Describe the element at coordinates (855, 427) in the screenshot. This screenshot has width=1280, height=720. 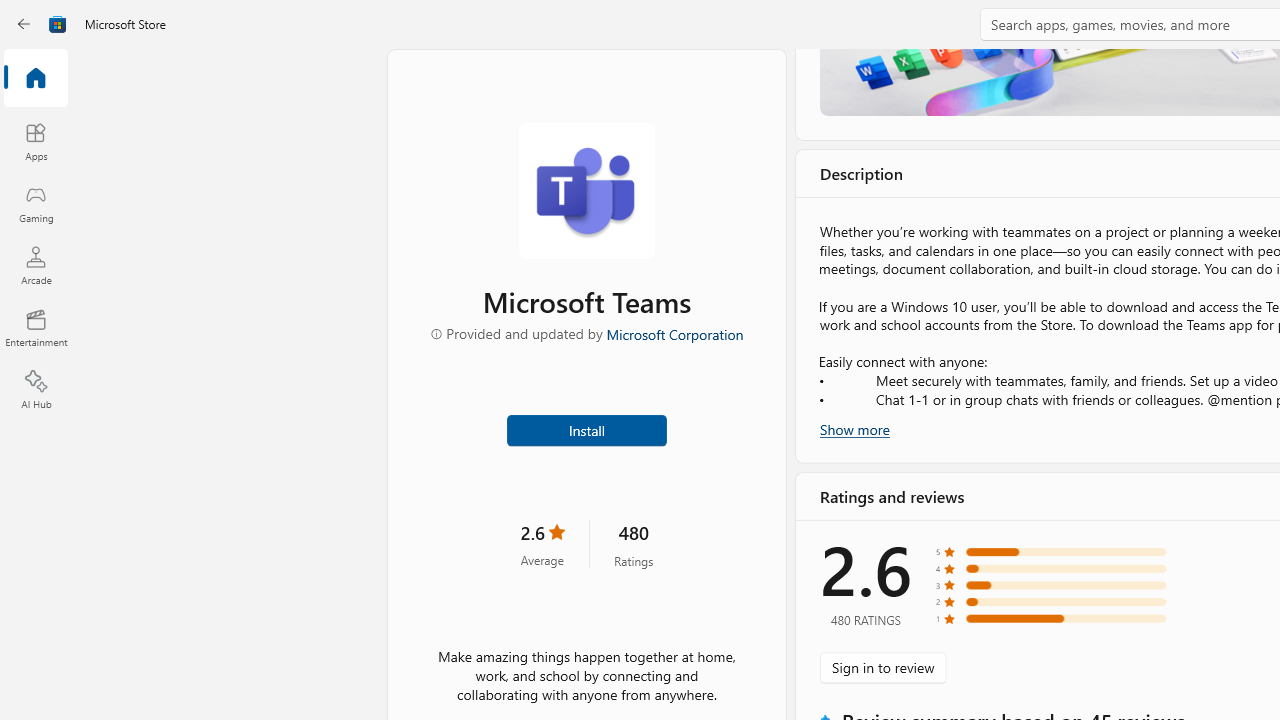
I see `'Show more'` at that location.